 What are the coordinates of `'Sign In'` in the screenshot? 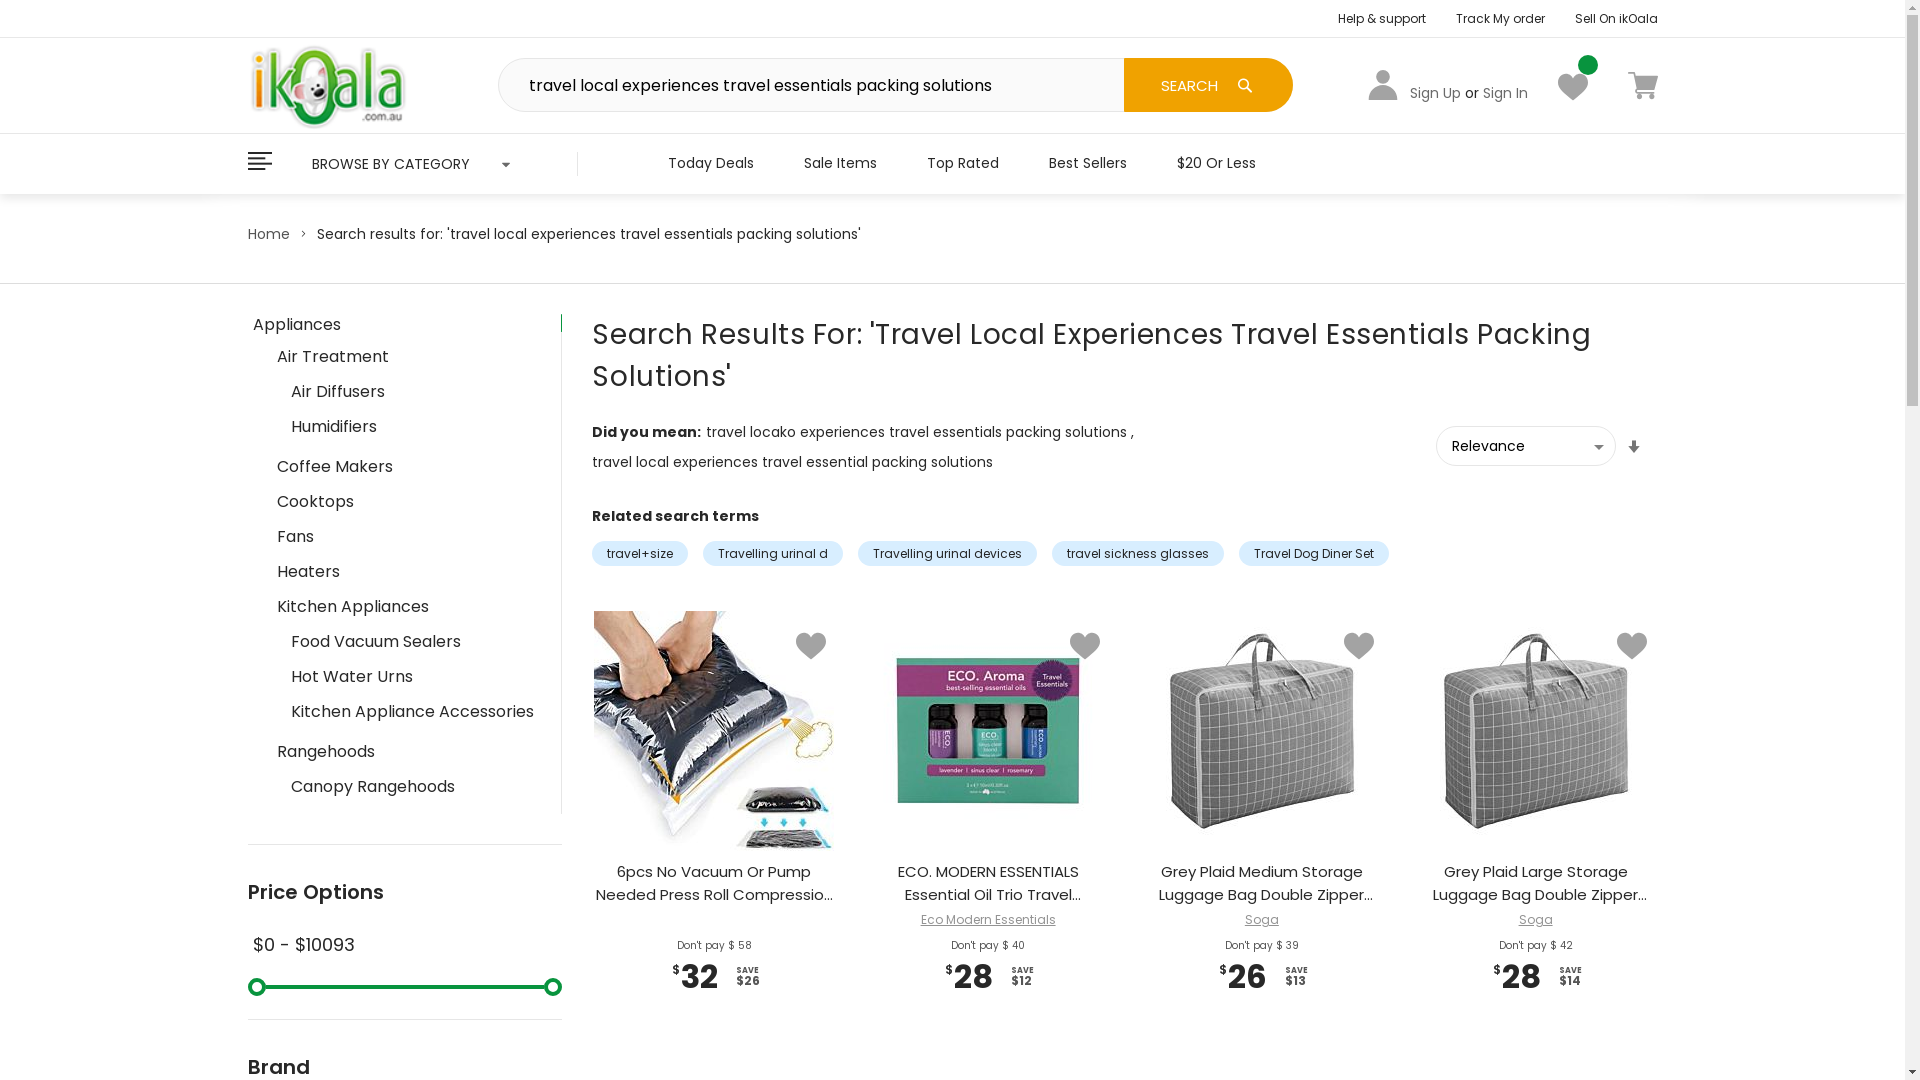 It's located at (1504, 92).